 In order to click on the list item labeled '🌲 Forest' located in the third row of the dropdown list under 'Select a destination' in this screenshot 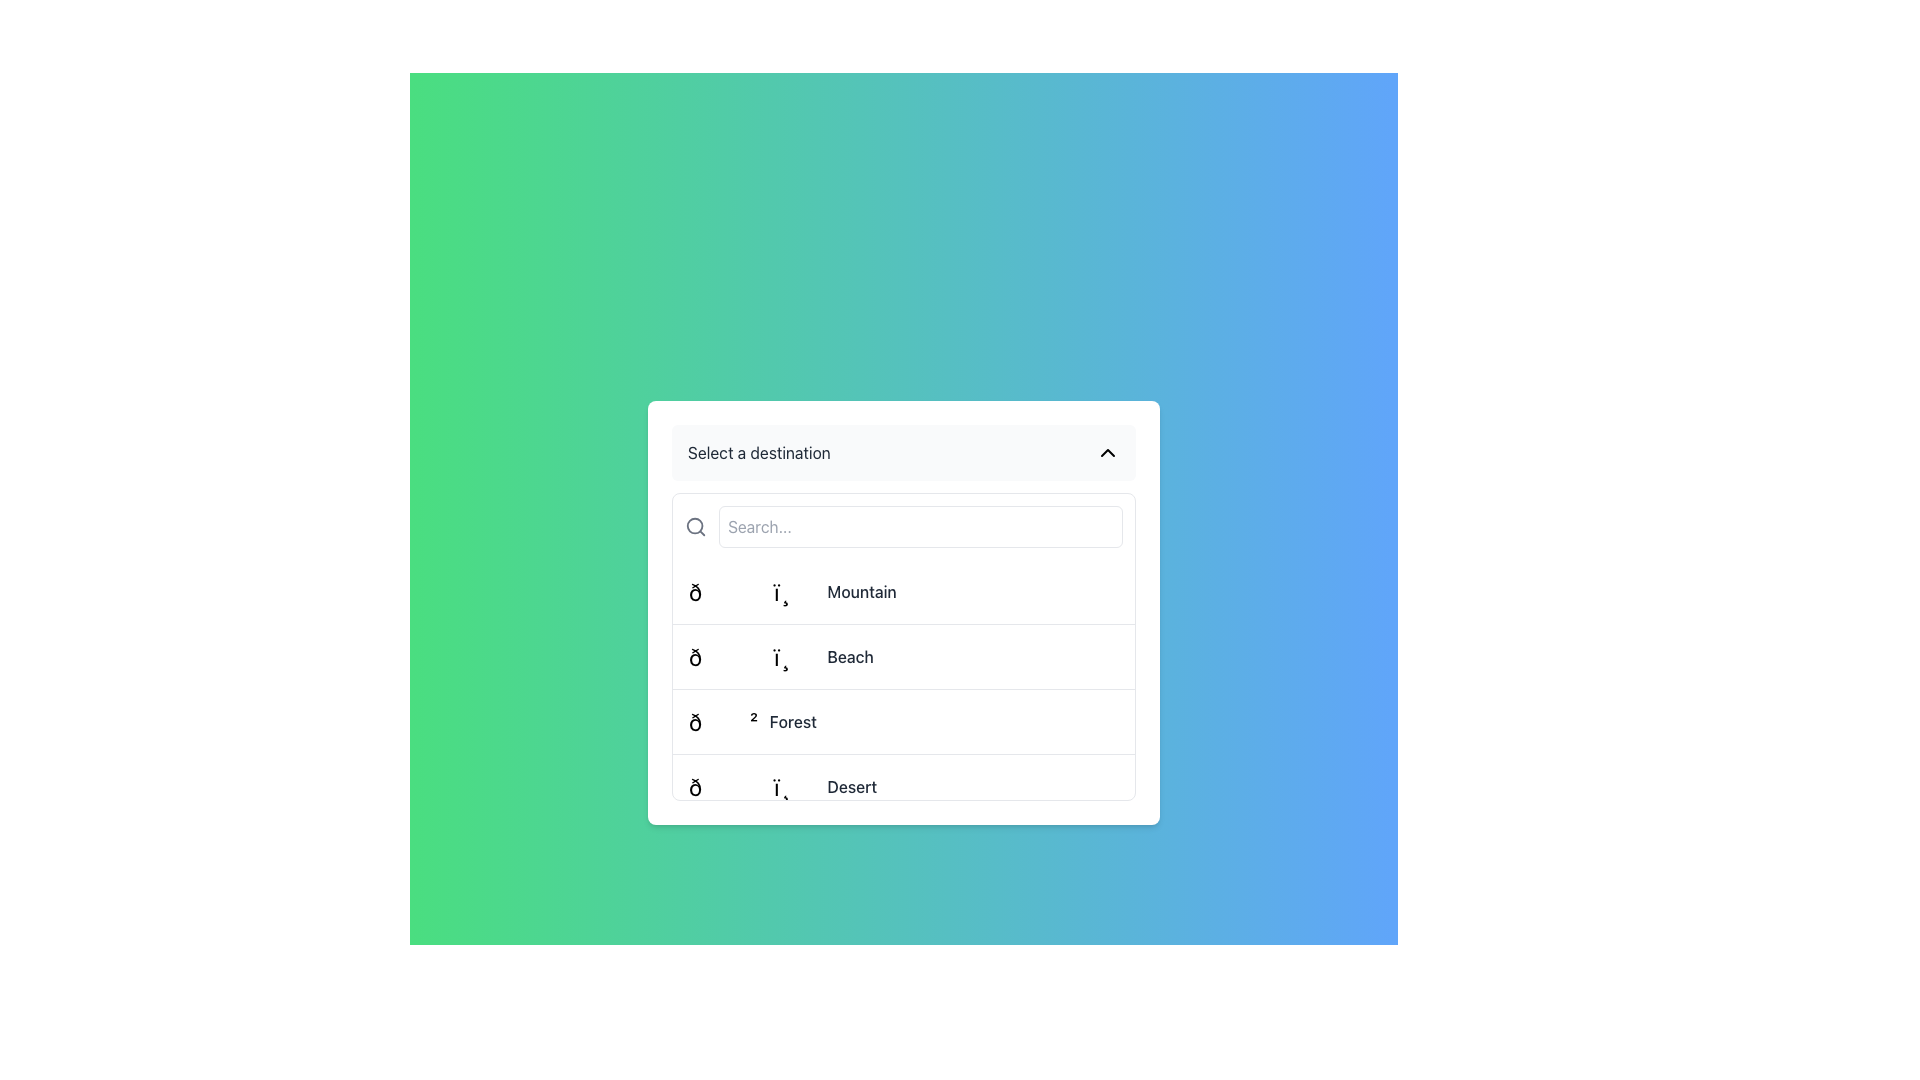, I will do `click(752, 721)`.